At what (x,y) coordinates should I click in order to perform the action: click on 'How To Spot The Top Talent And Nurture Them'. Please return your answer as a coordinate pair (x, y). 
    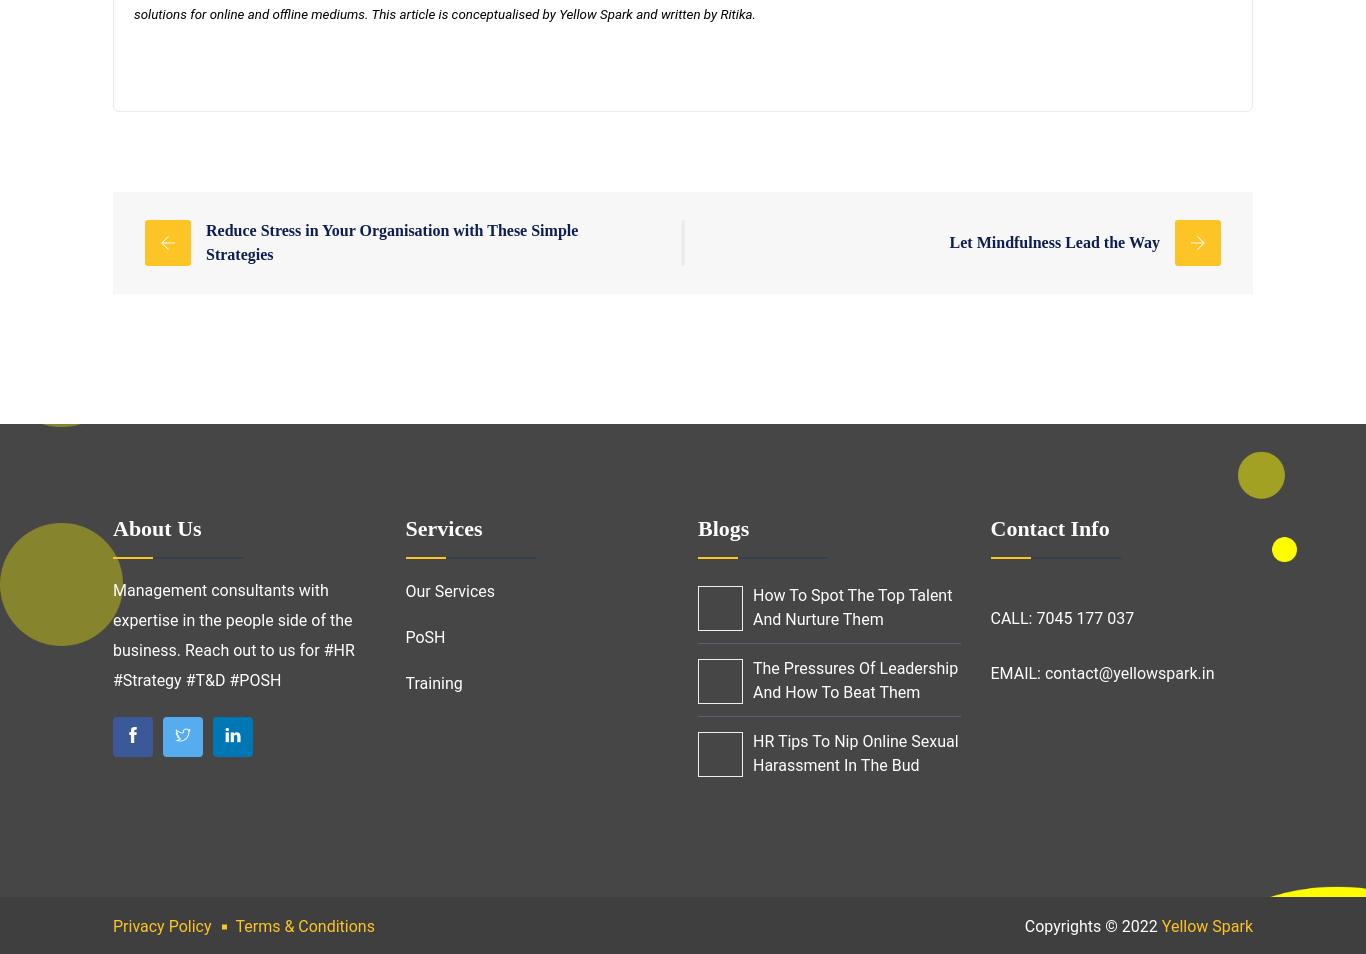
    Looking at the image, I should click on (851, 606).